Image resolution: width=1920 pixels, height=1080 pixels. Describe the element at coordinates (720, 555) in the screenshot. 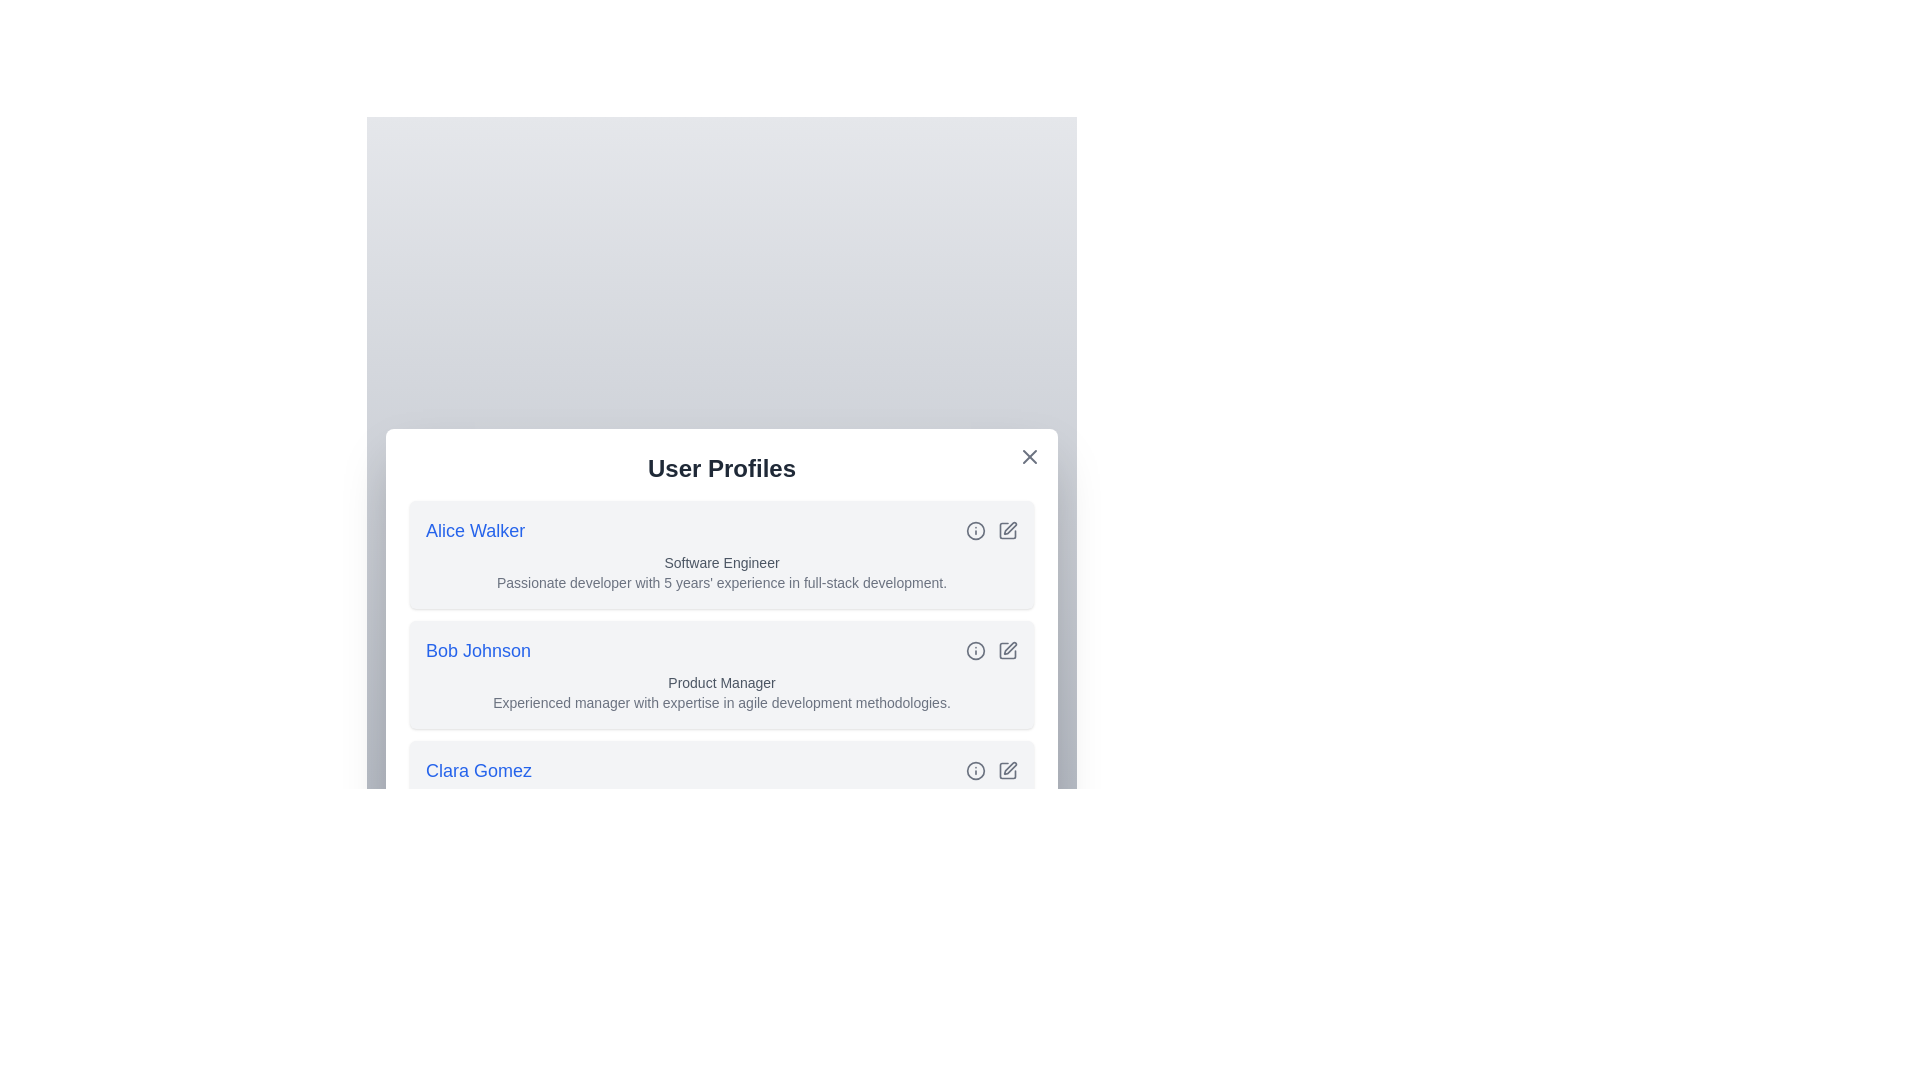

I see `the user profile item for Alice Walker` at that location.